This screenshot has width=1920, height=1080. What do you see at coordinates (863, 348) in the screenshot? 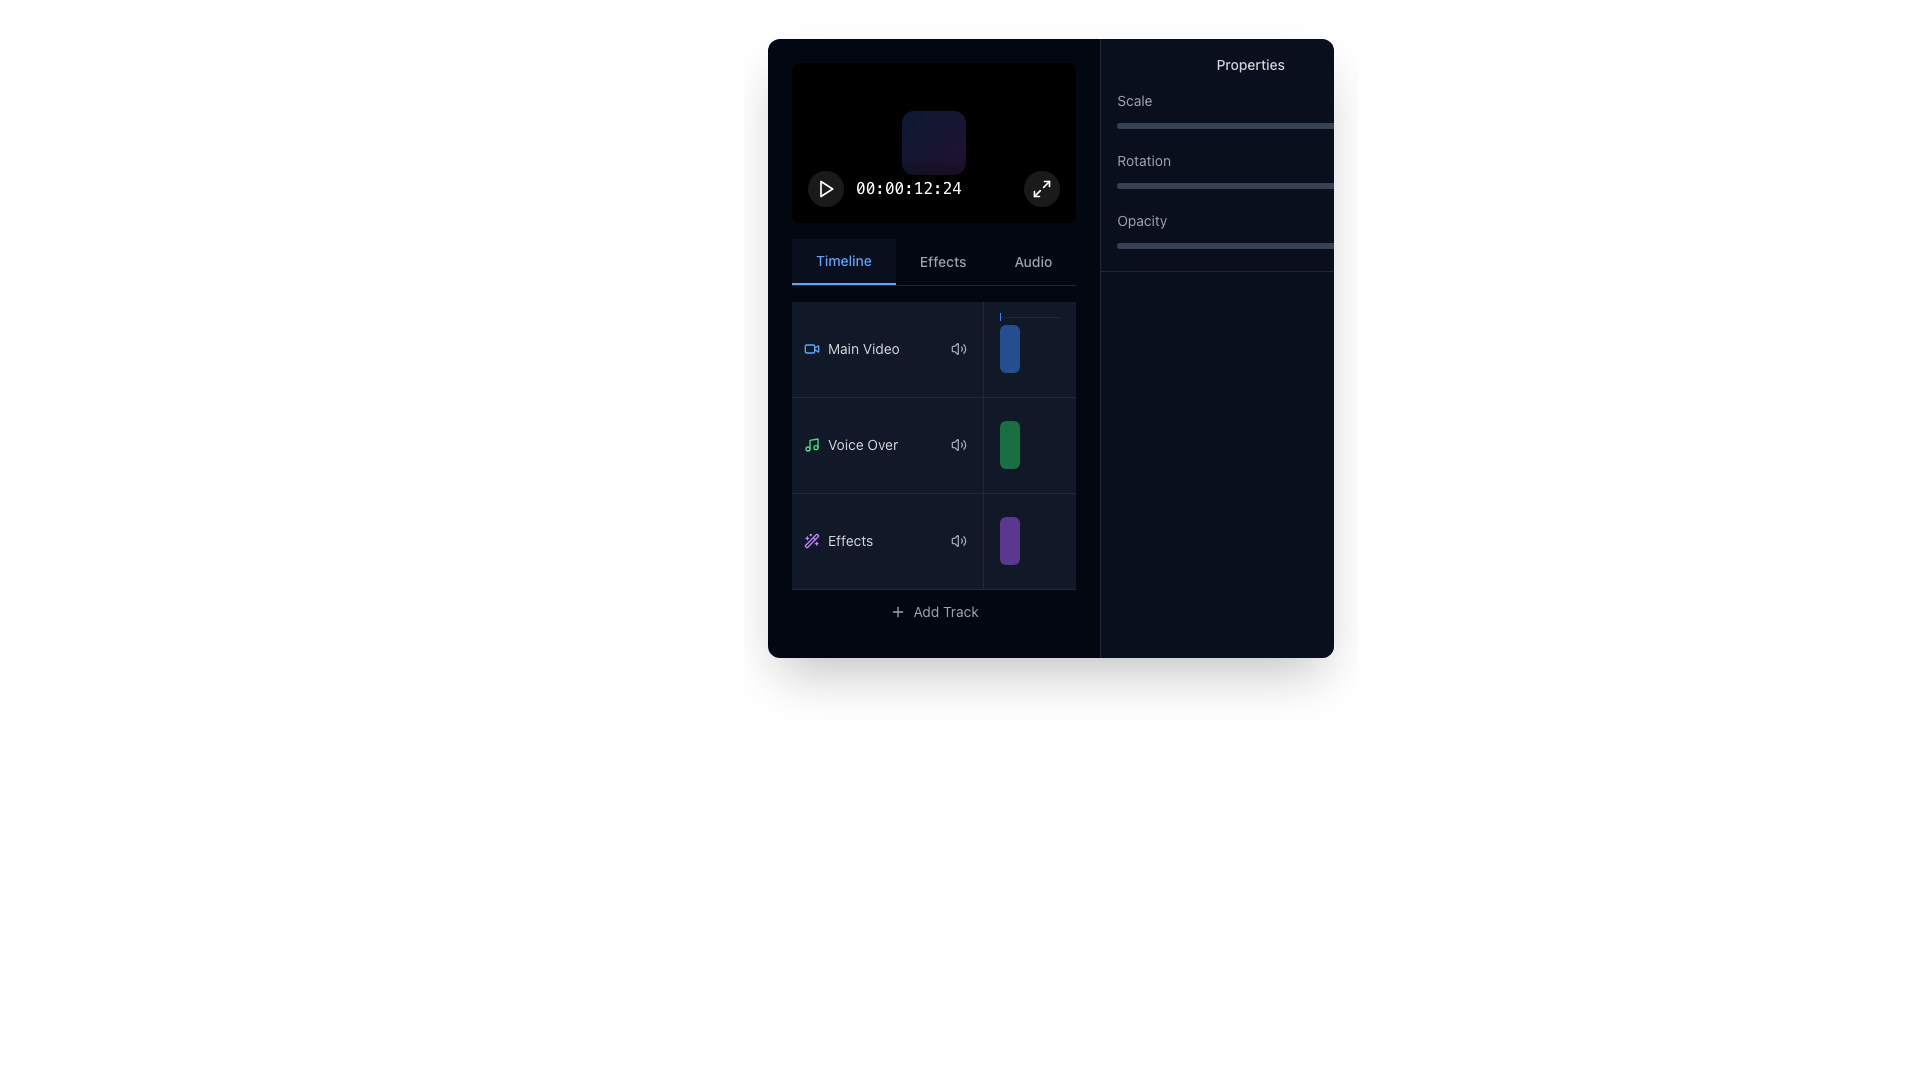
I see `the 'Main Video' text label in the timeline section, which is located in the left pane and aligned to the right of a blue video icon` at bounding box center [863, 348].